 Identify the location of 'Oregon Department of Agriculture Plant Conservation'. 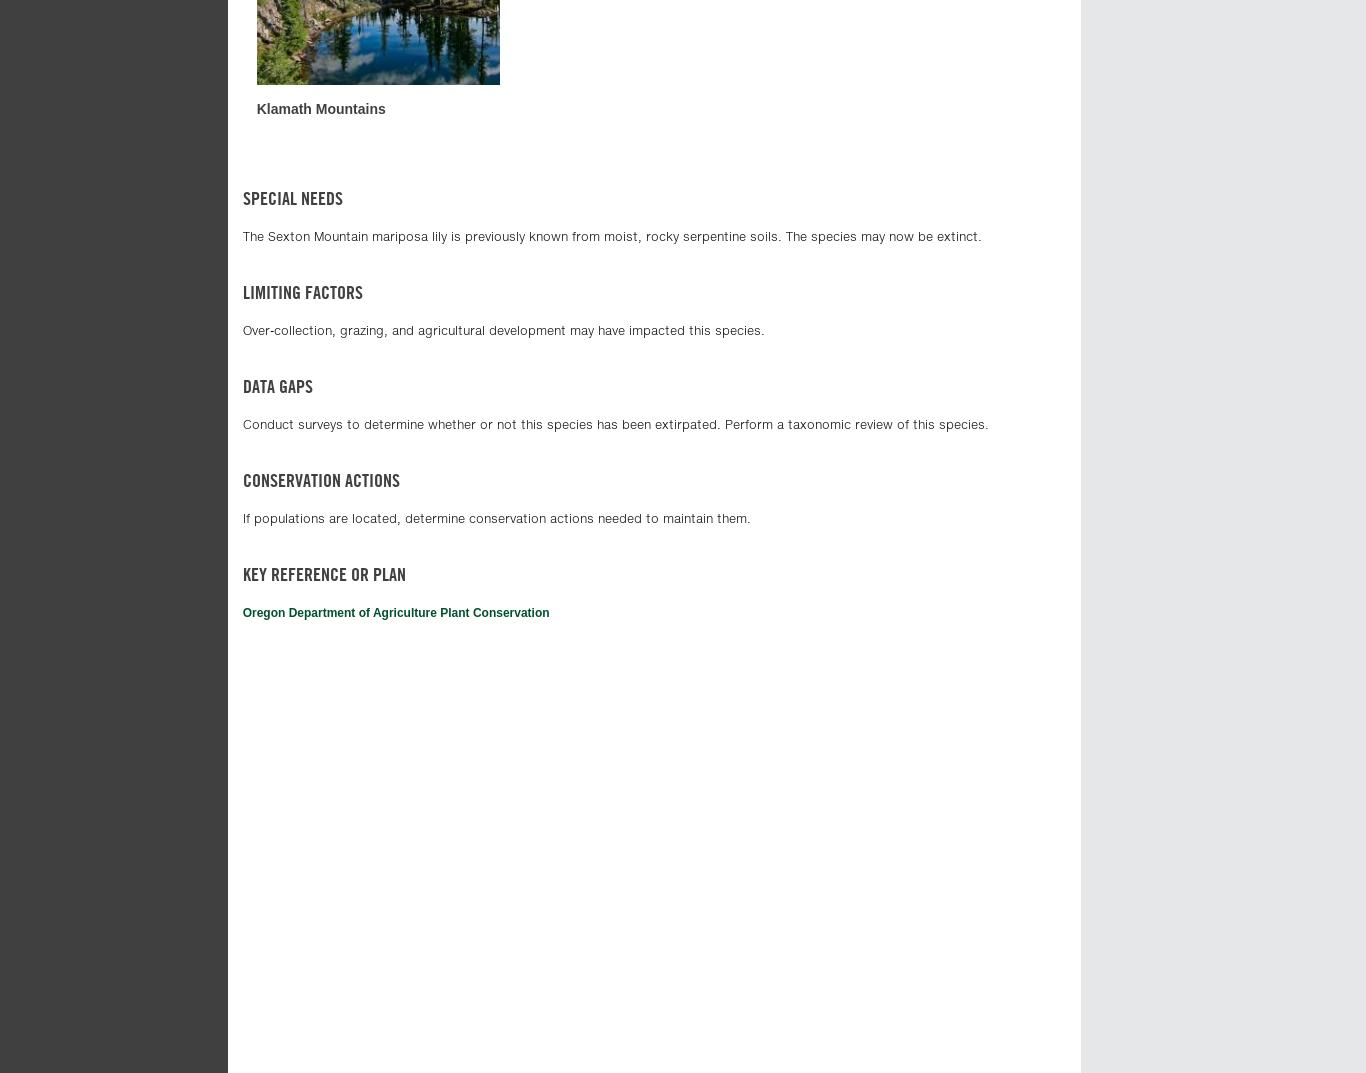
(394, 612).